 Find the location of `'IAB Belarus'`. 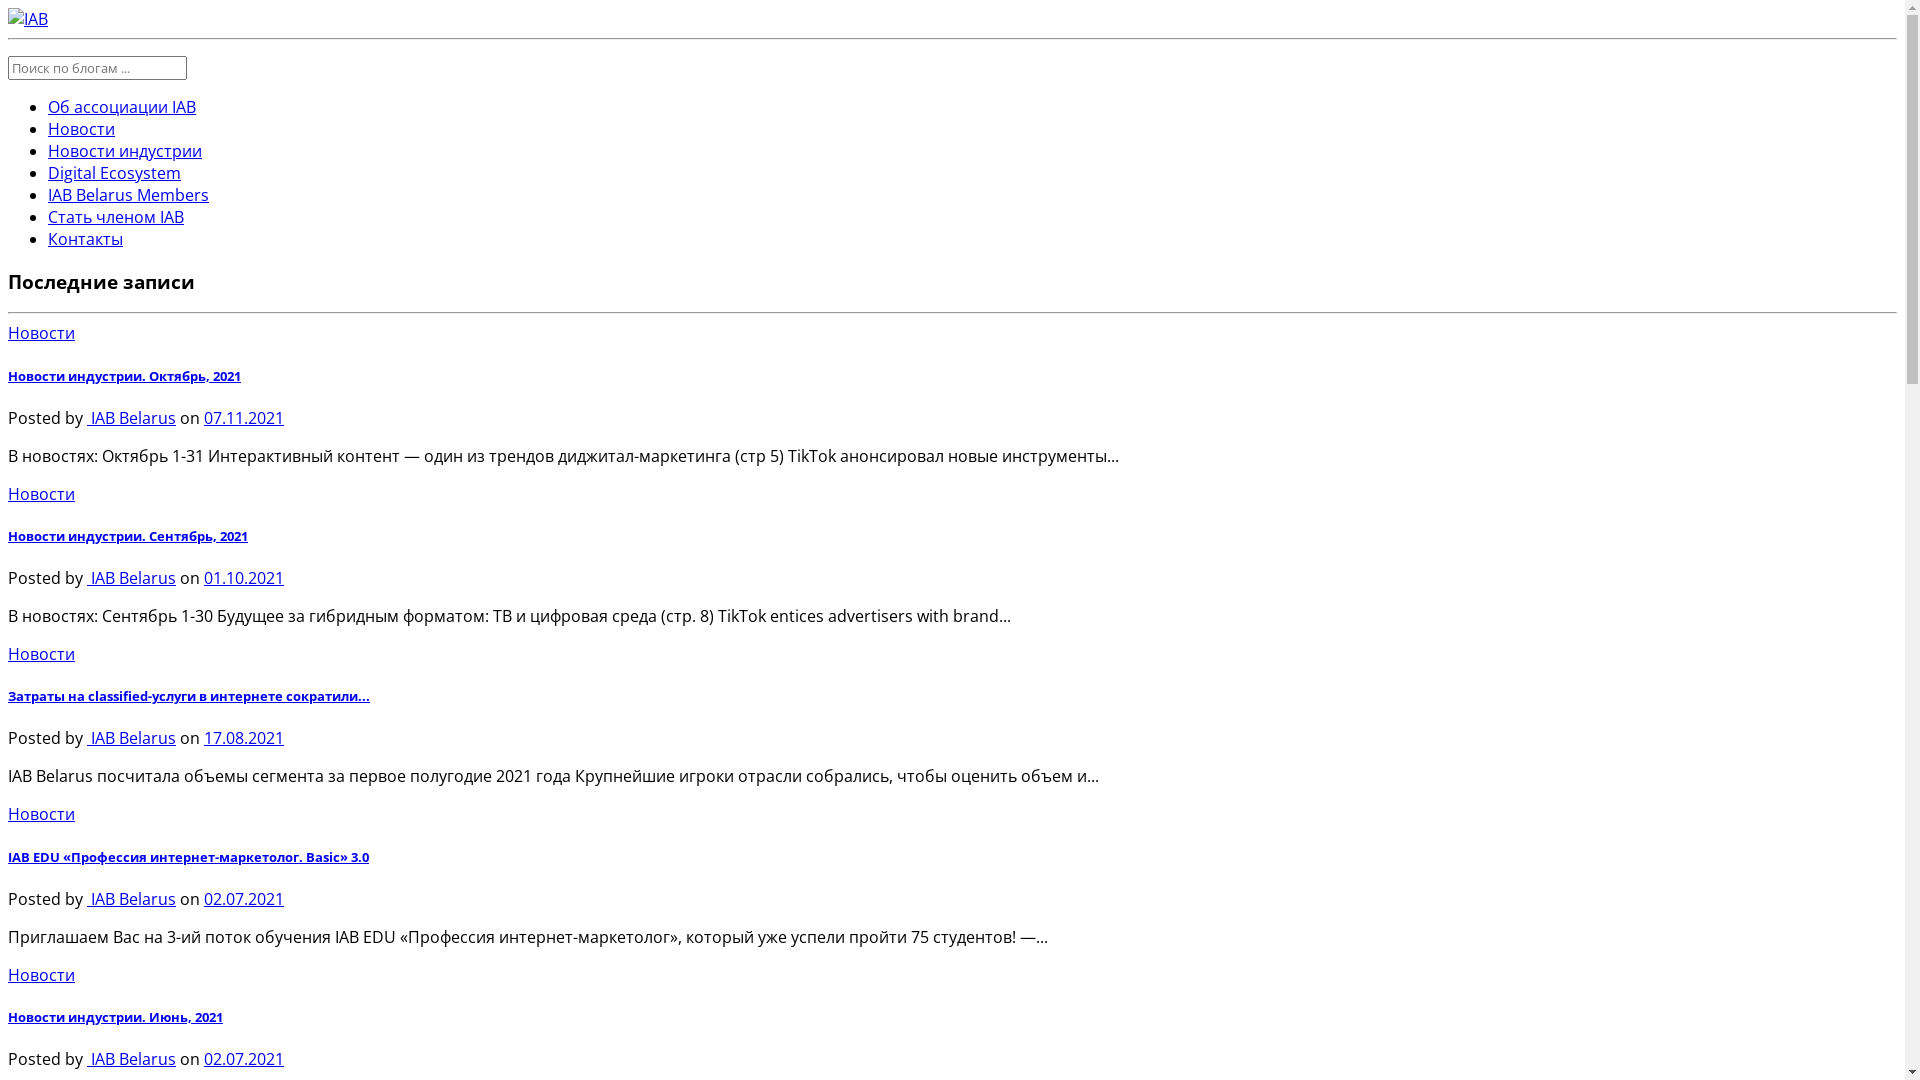

'IAB Belarus' is located at coordinates (85, 416).